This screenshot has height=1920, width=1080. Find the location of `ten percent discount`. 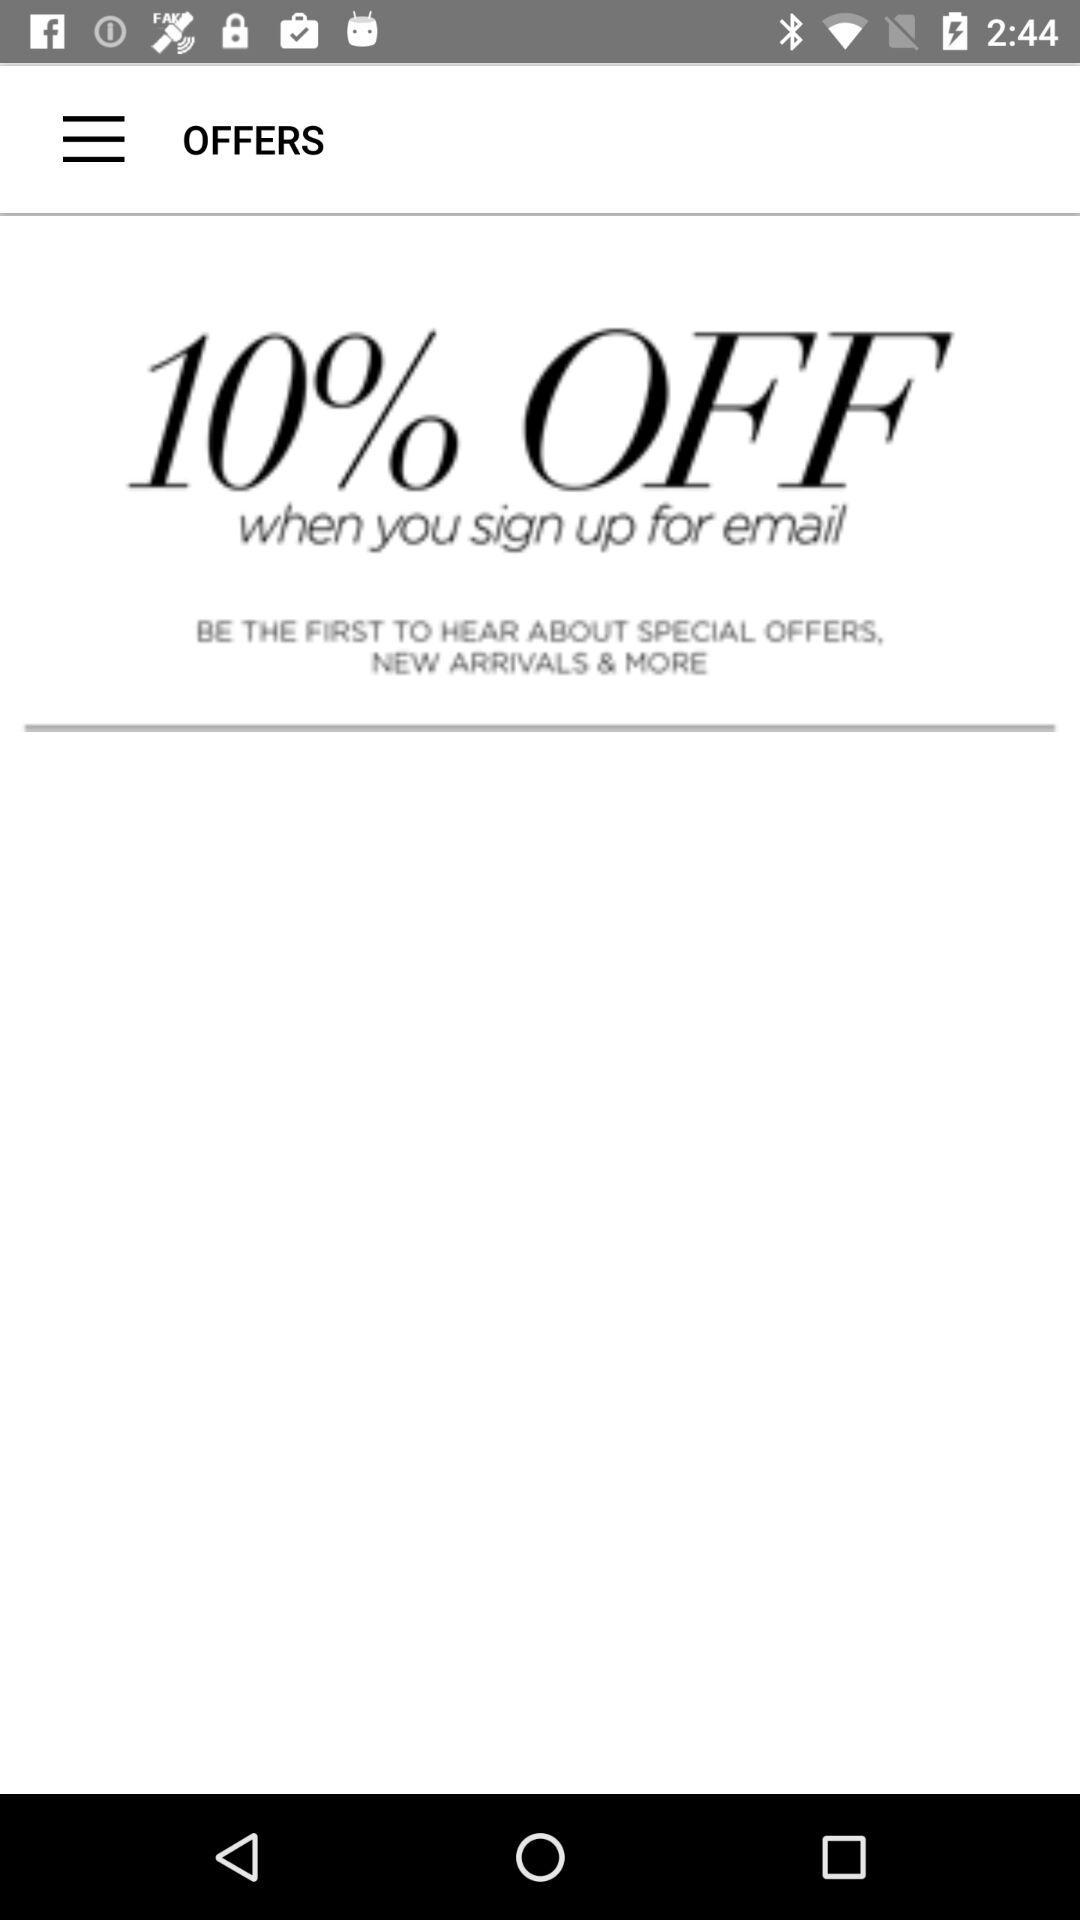

ten percent discount is located at coordinates (540, 469).